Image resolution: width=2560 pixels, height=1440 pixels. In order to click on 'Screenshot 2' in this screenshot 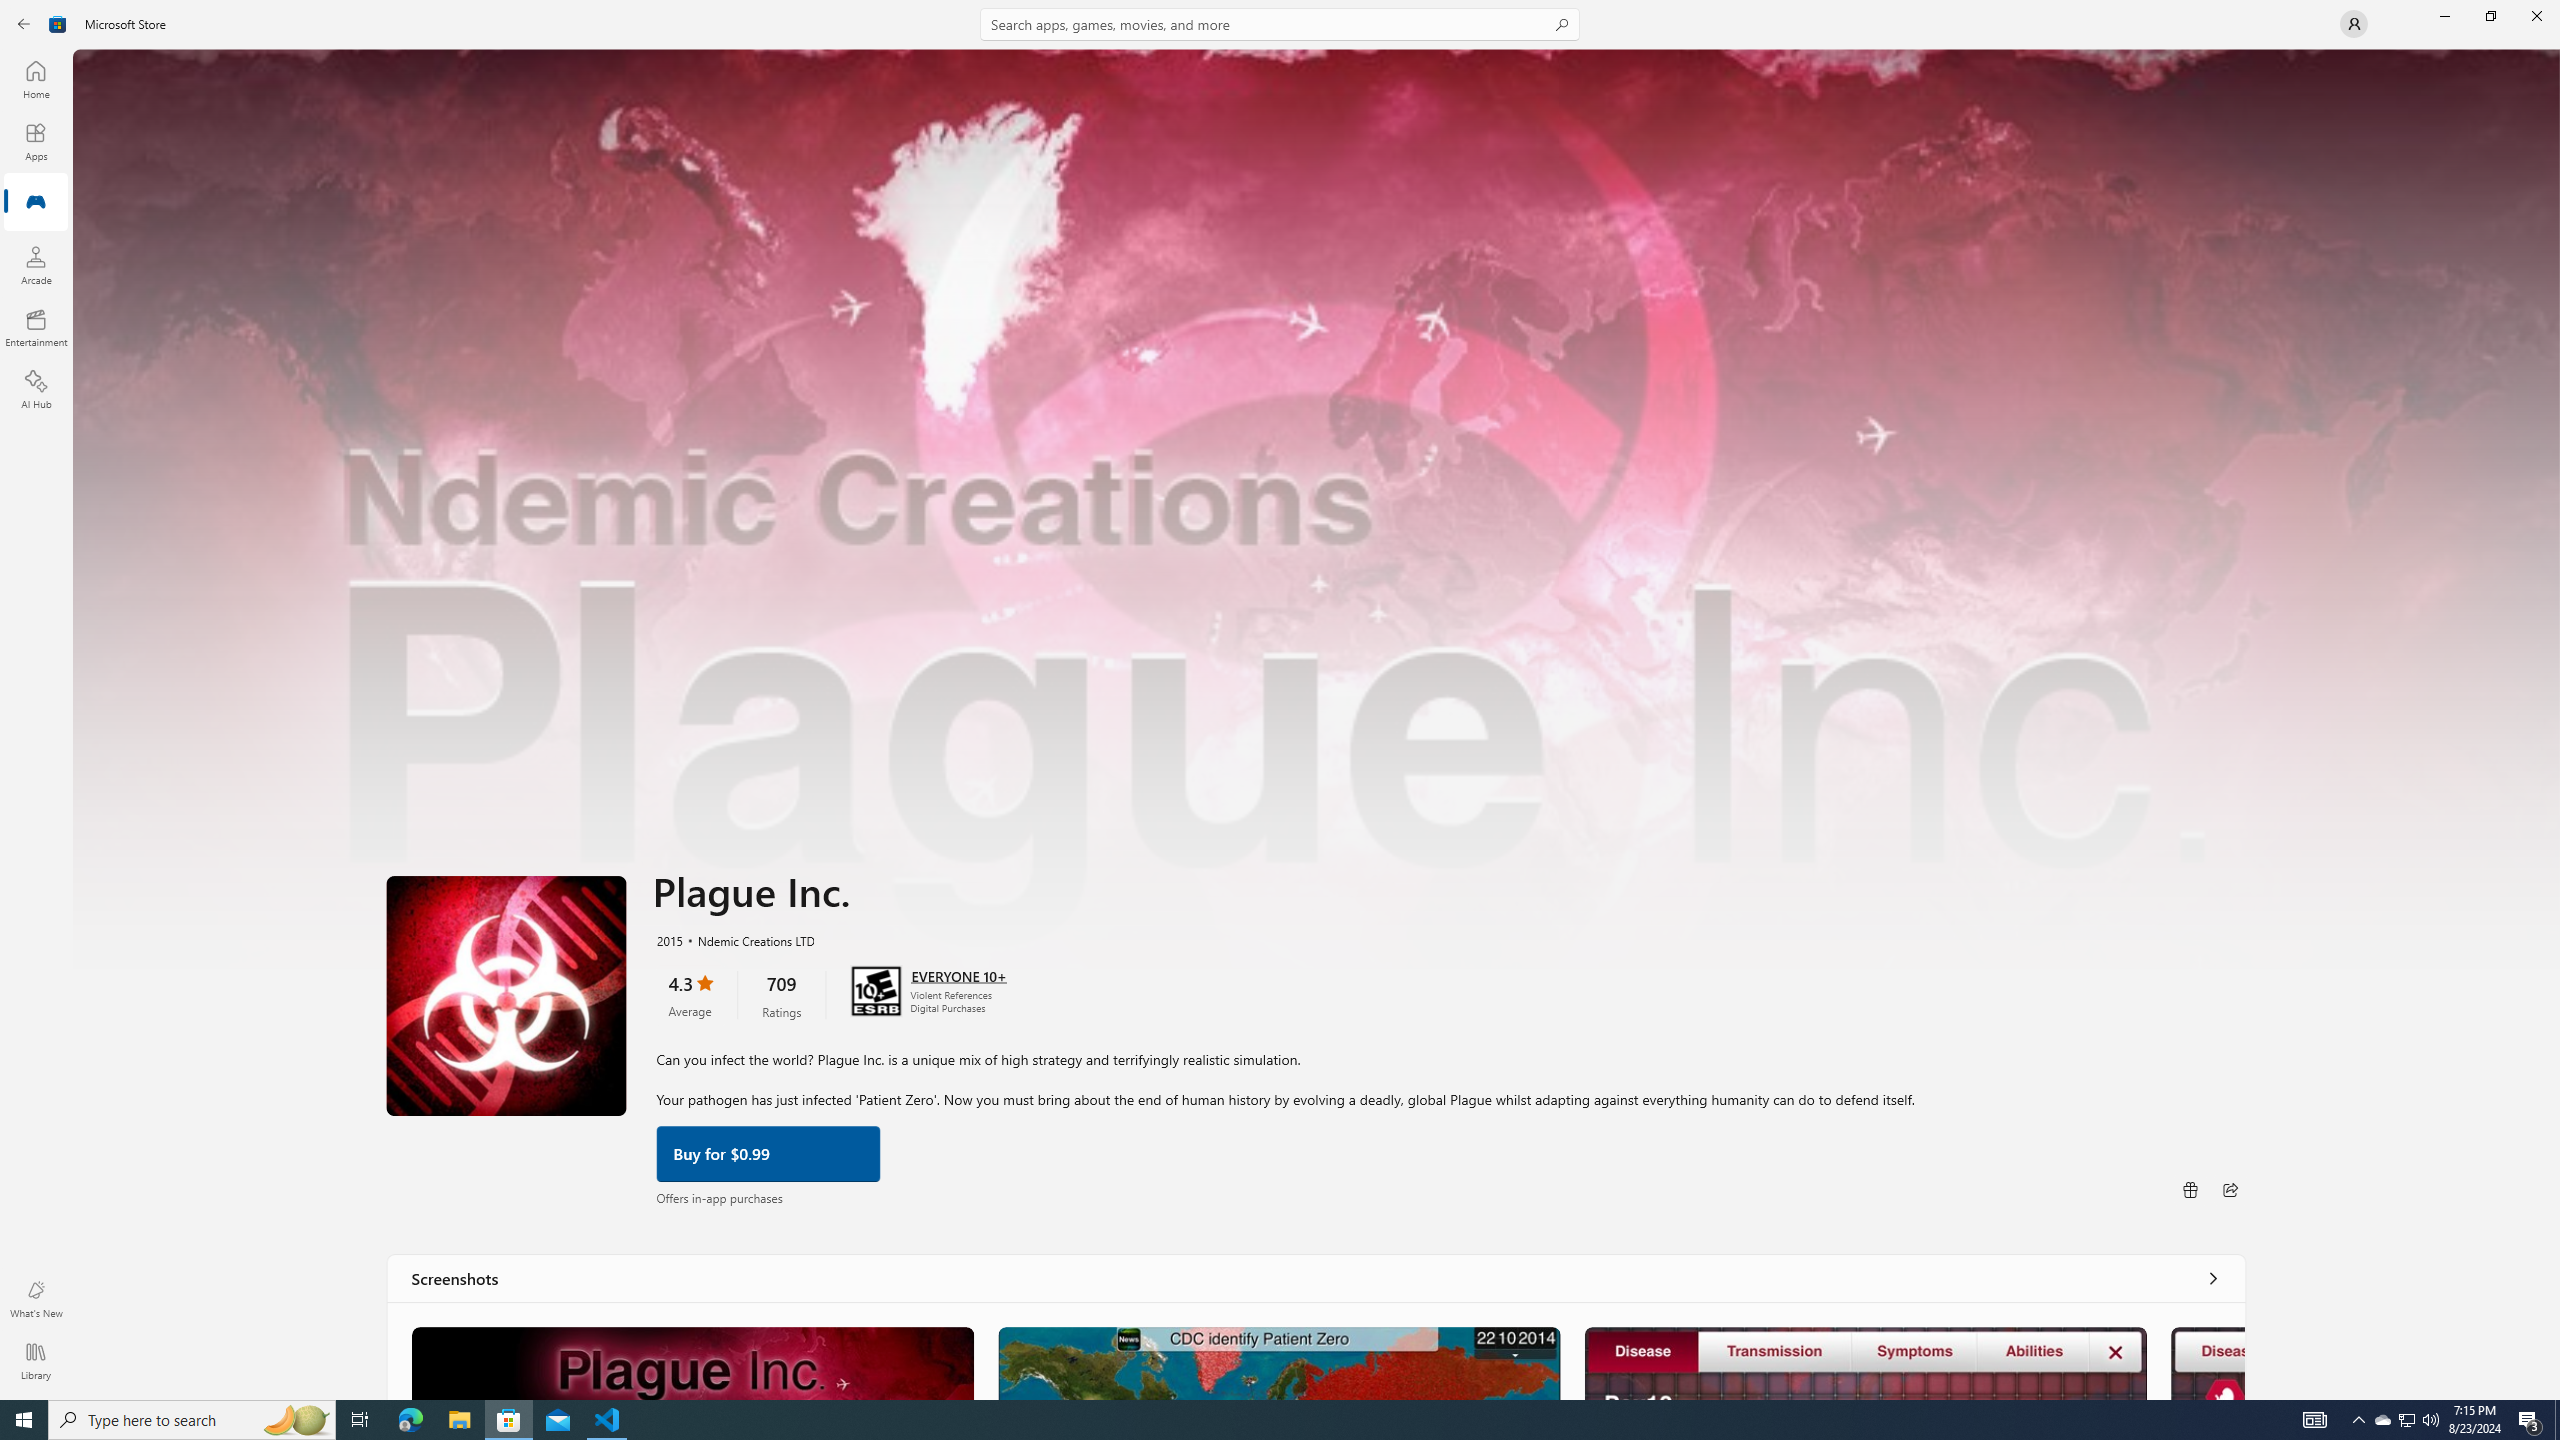, I will do `click(1276, 1362)`.